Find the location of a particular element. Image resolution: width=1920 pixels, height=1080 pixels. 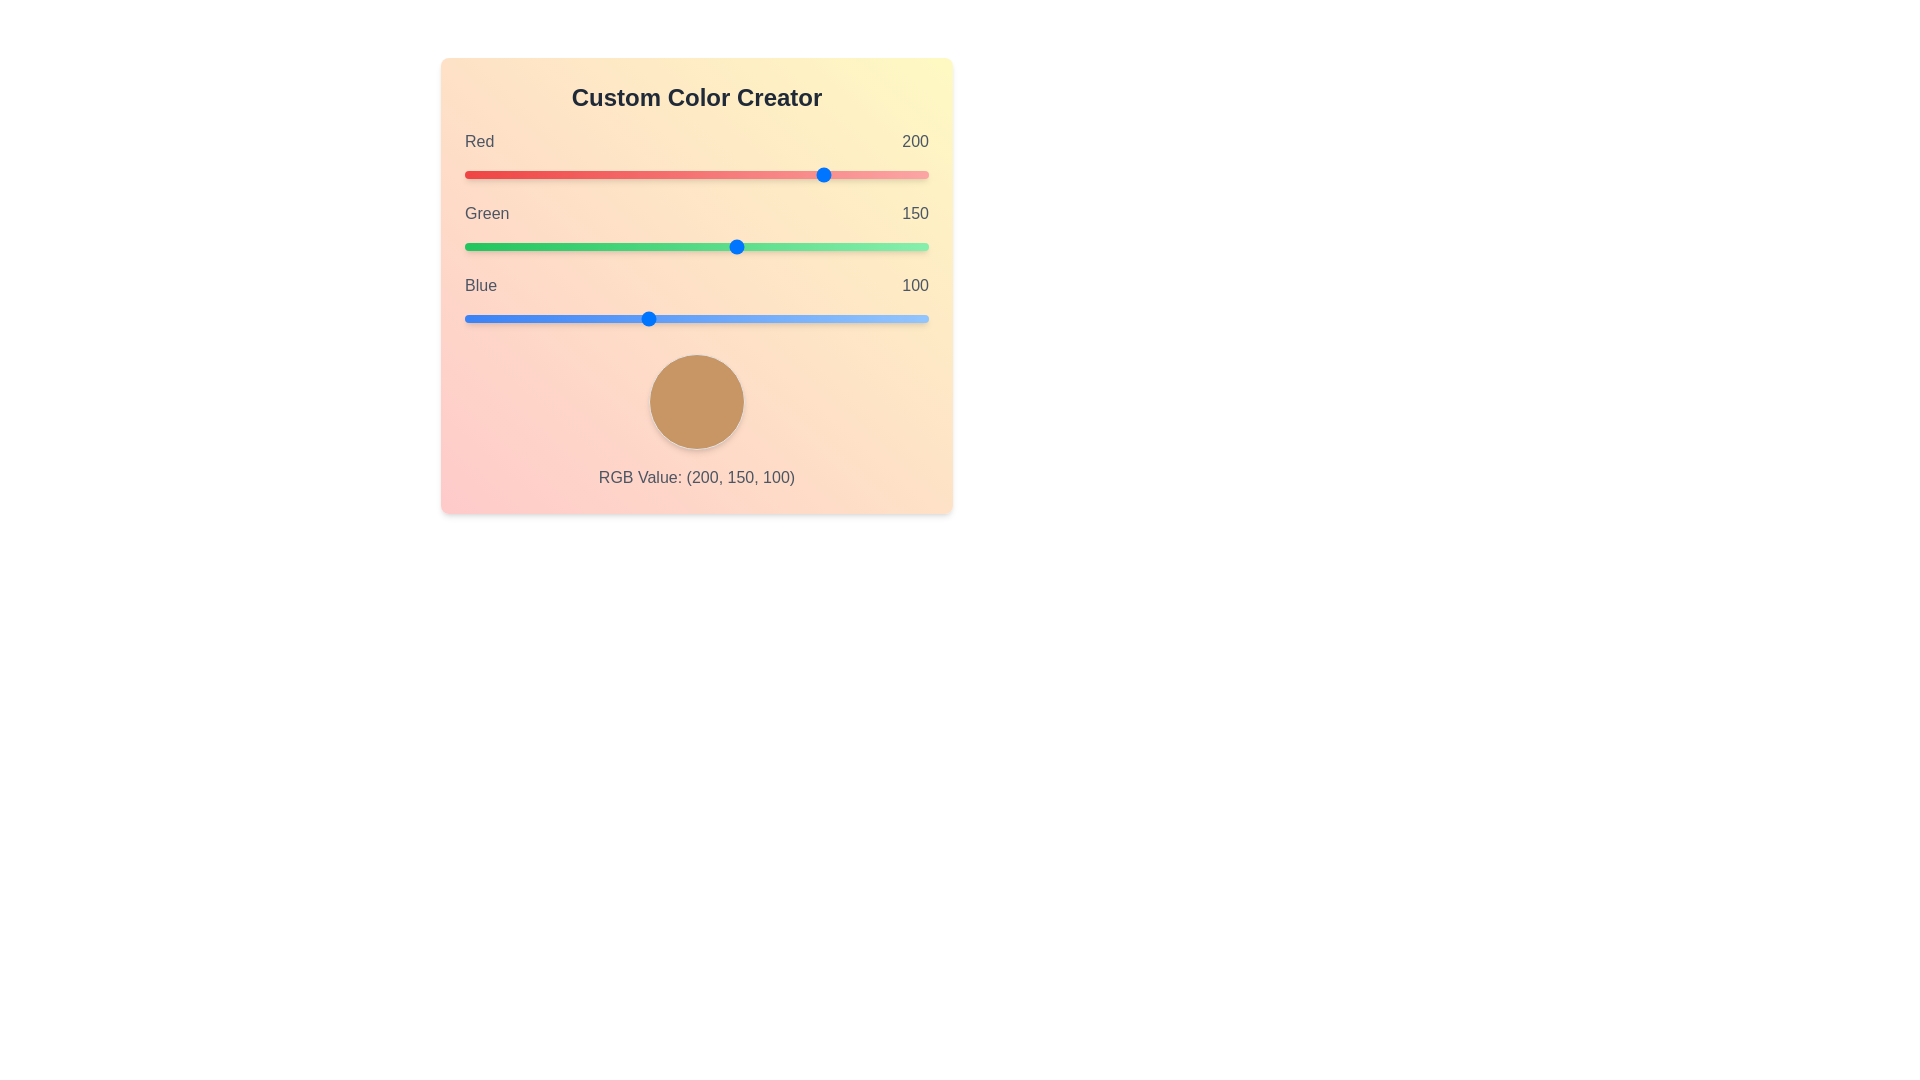

the Green slider to set the green component to 120 is located at coordinates (683, 245).